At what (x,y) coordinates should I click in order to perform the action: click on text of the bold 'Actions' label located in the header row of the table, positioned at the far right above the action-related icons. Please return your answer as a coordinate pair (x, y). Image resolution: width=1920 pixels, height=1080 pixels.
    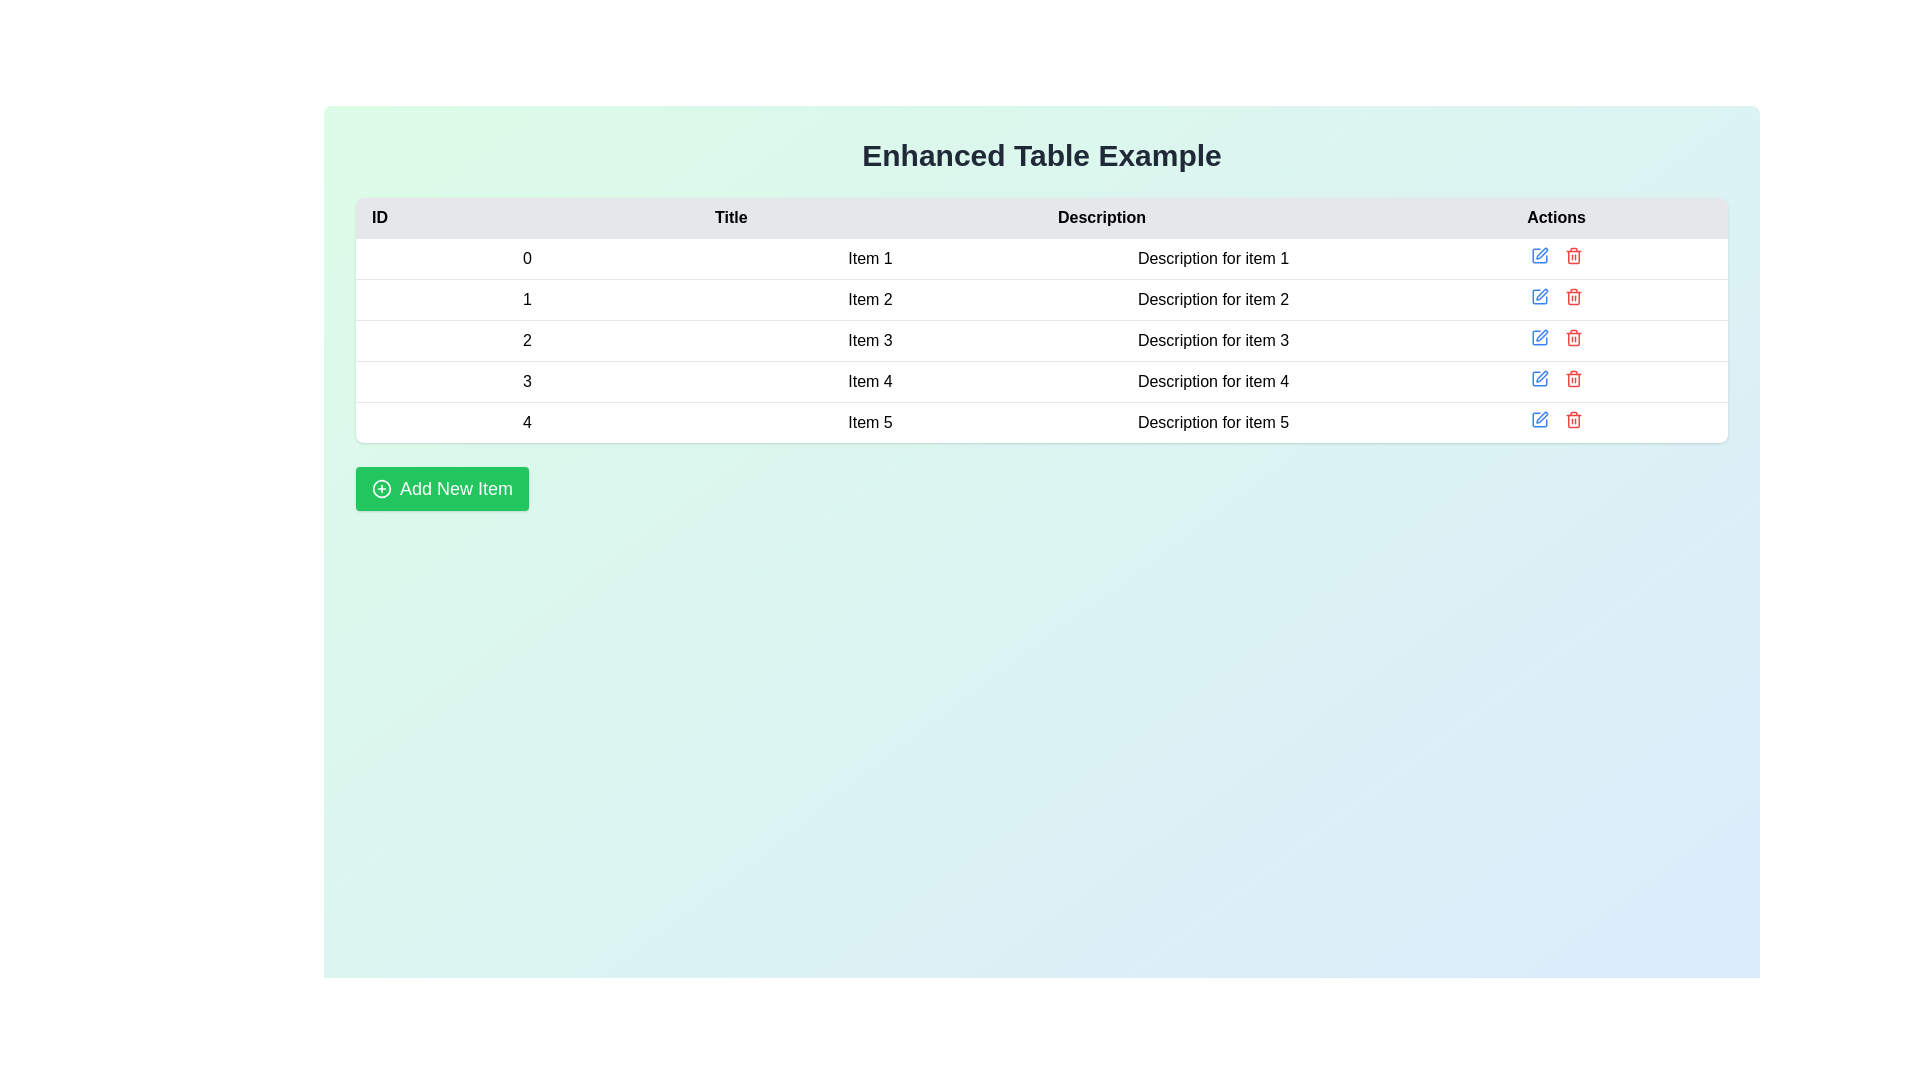
    Looking at the image, I should click on (1555, 218).